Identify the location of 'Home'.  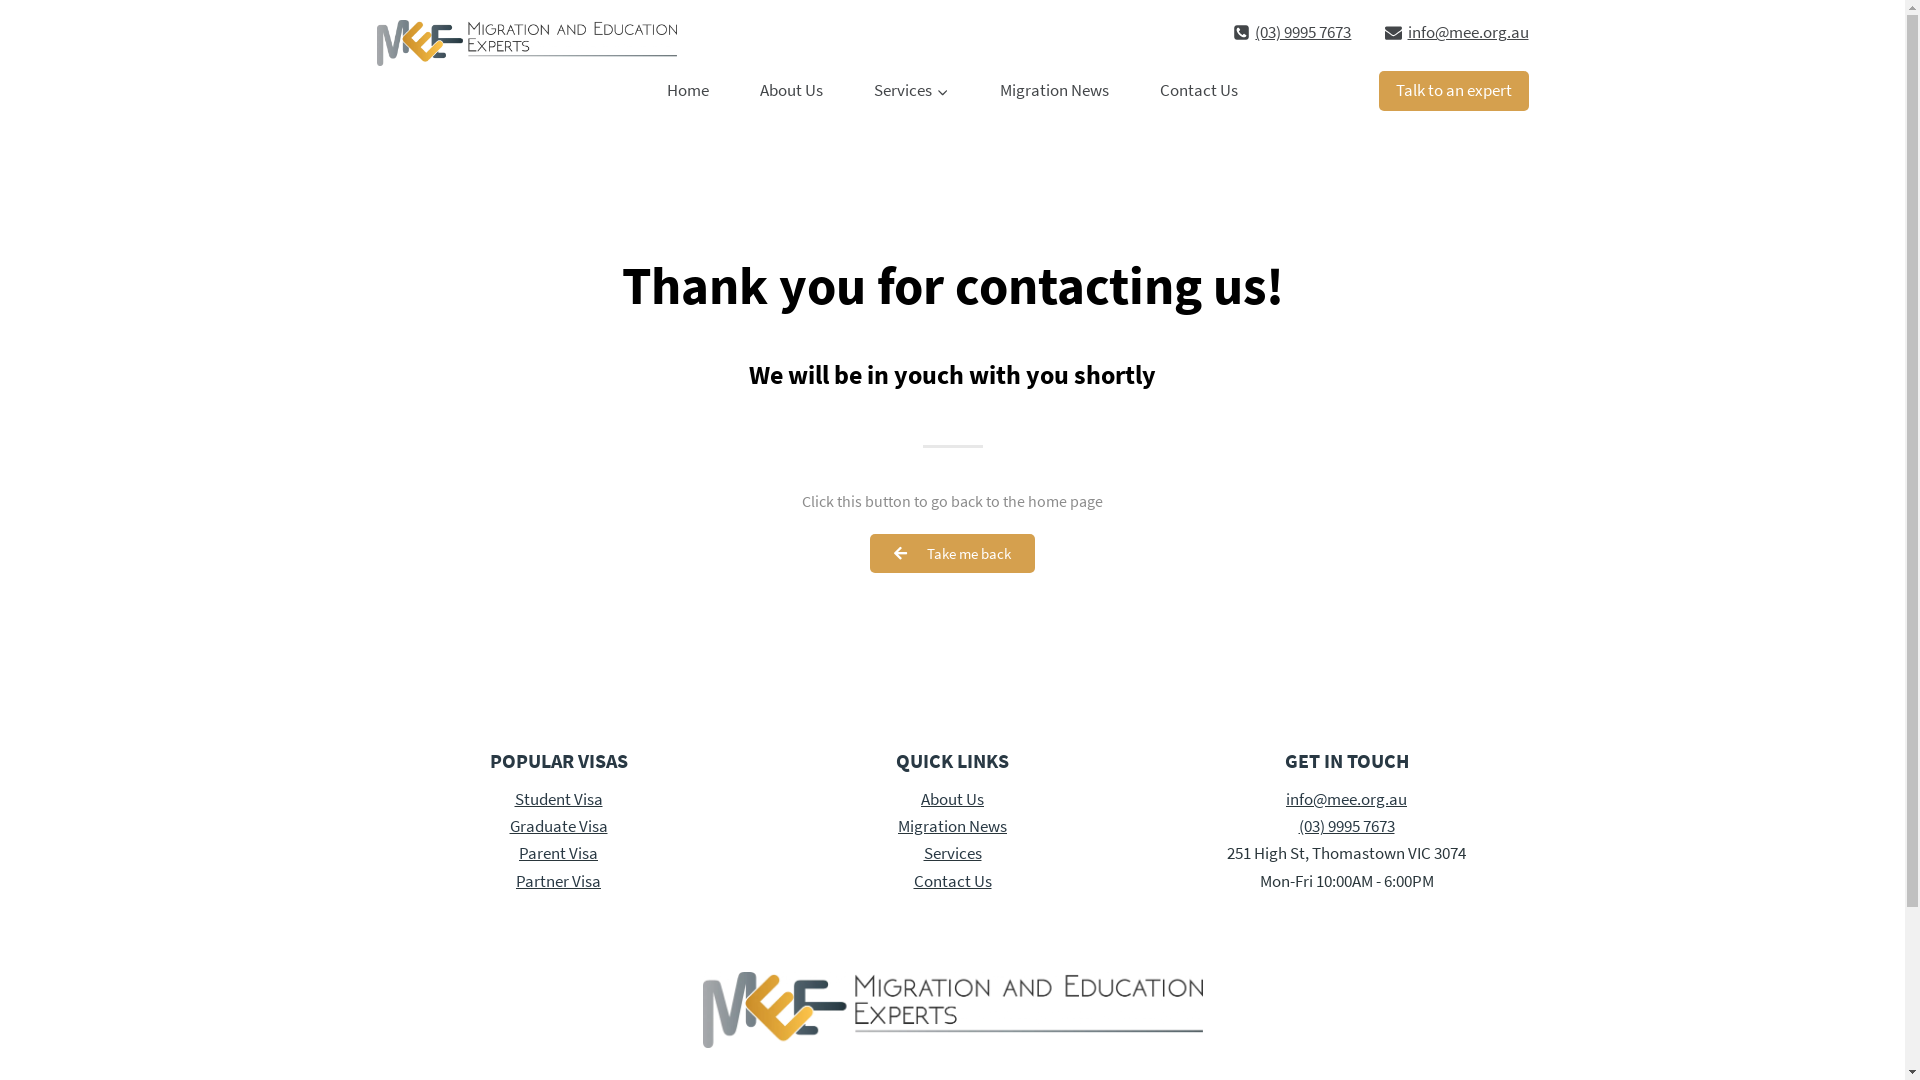
(688, 91).